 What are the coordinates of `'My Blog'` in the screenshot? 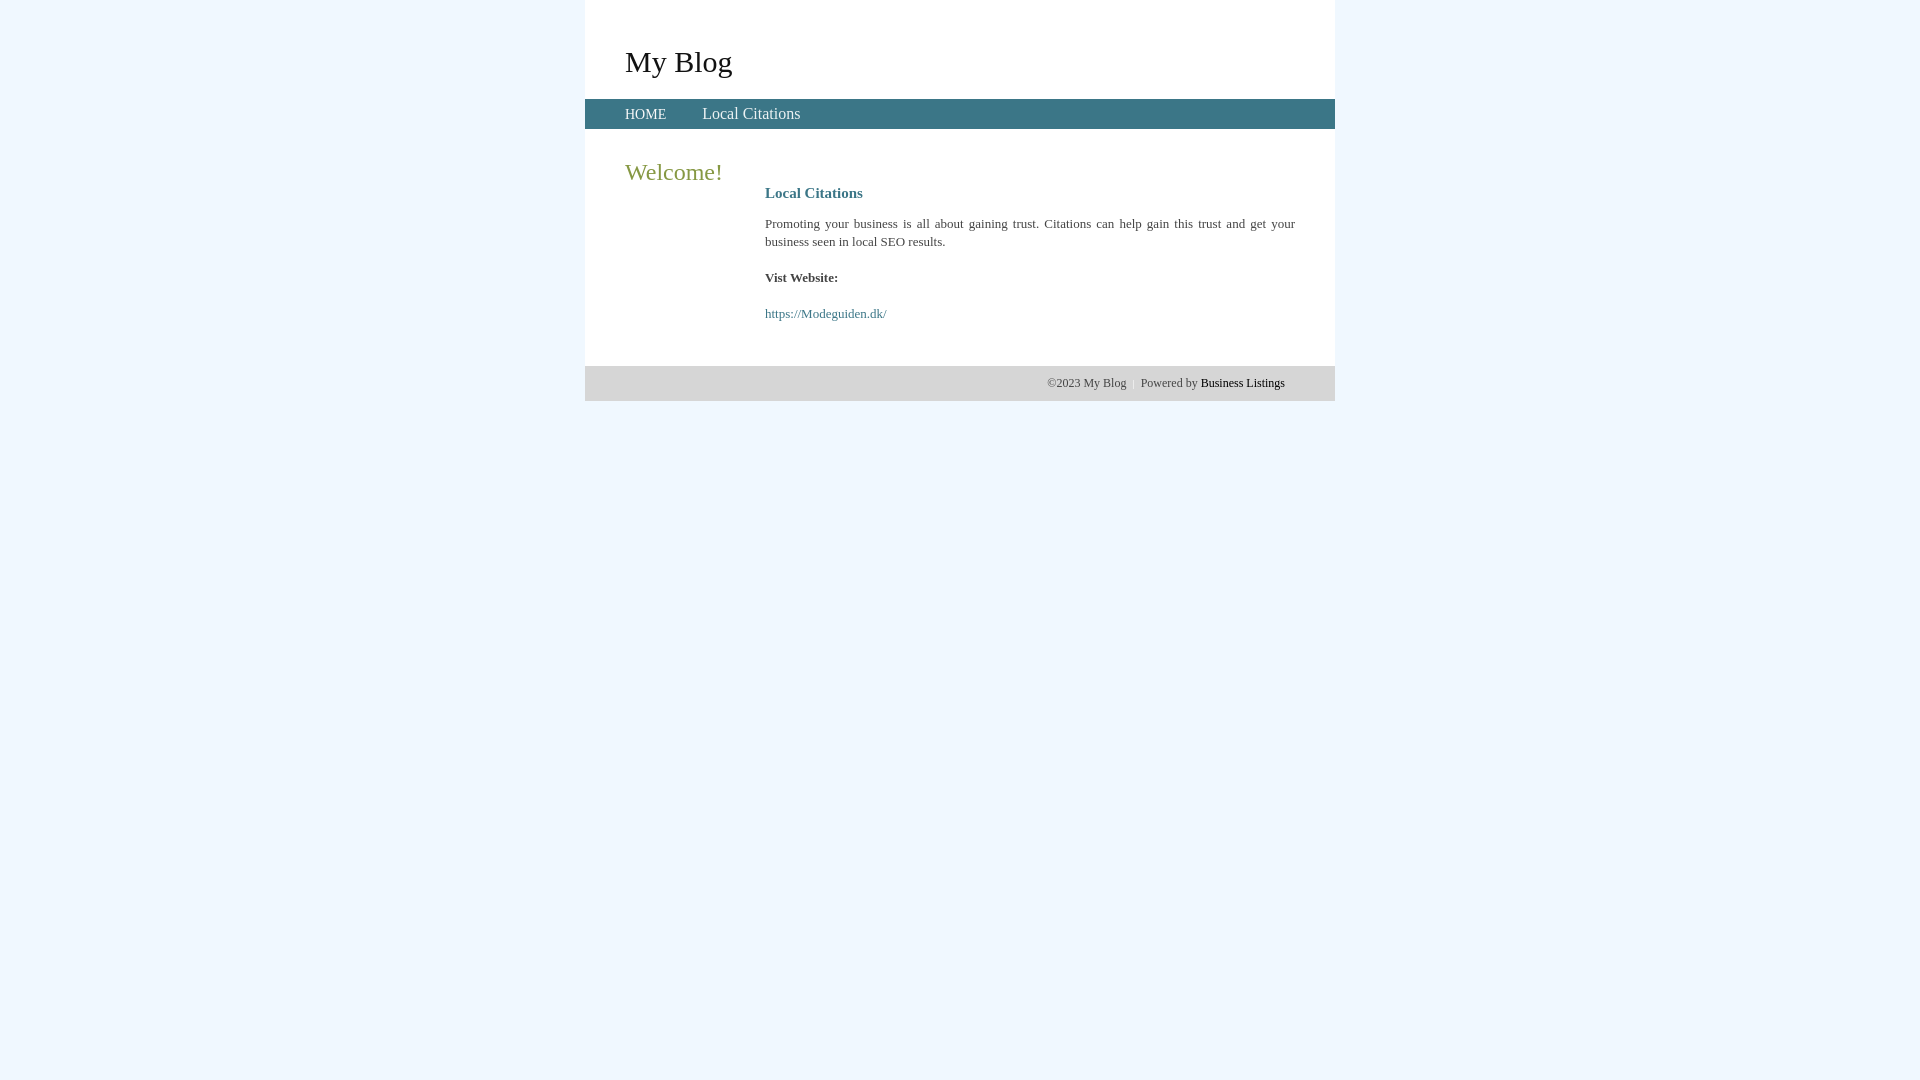 It's located at (678, 60).